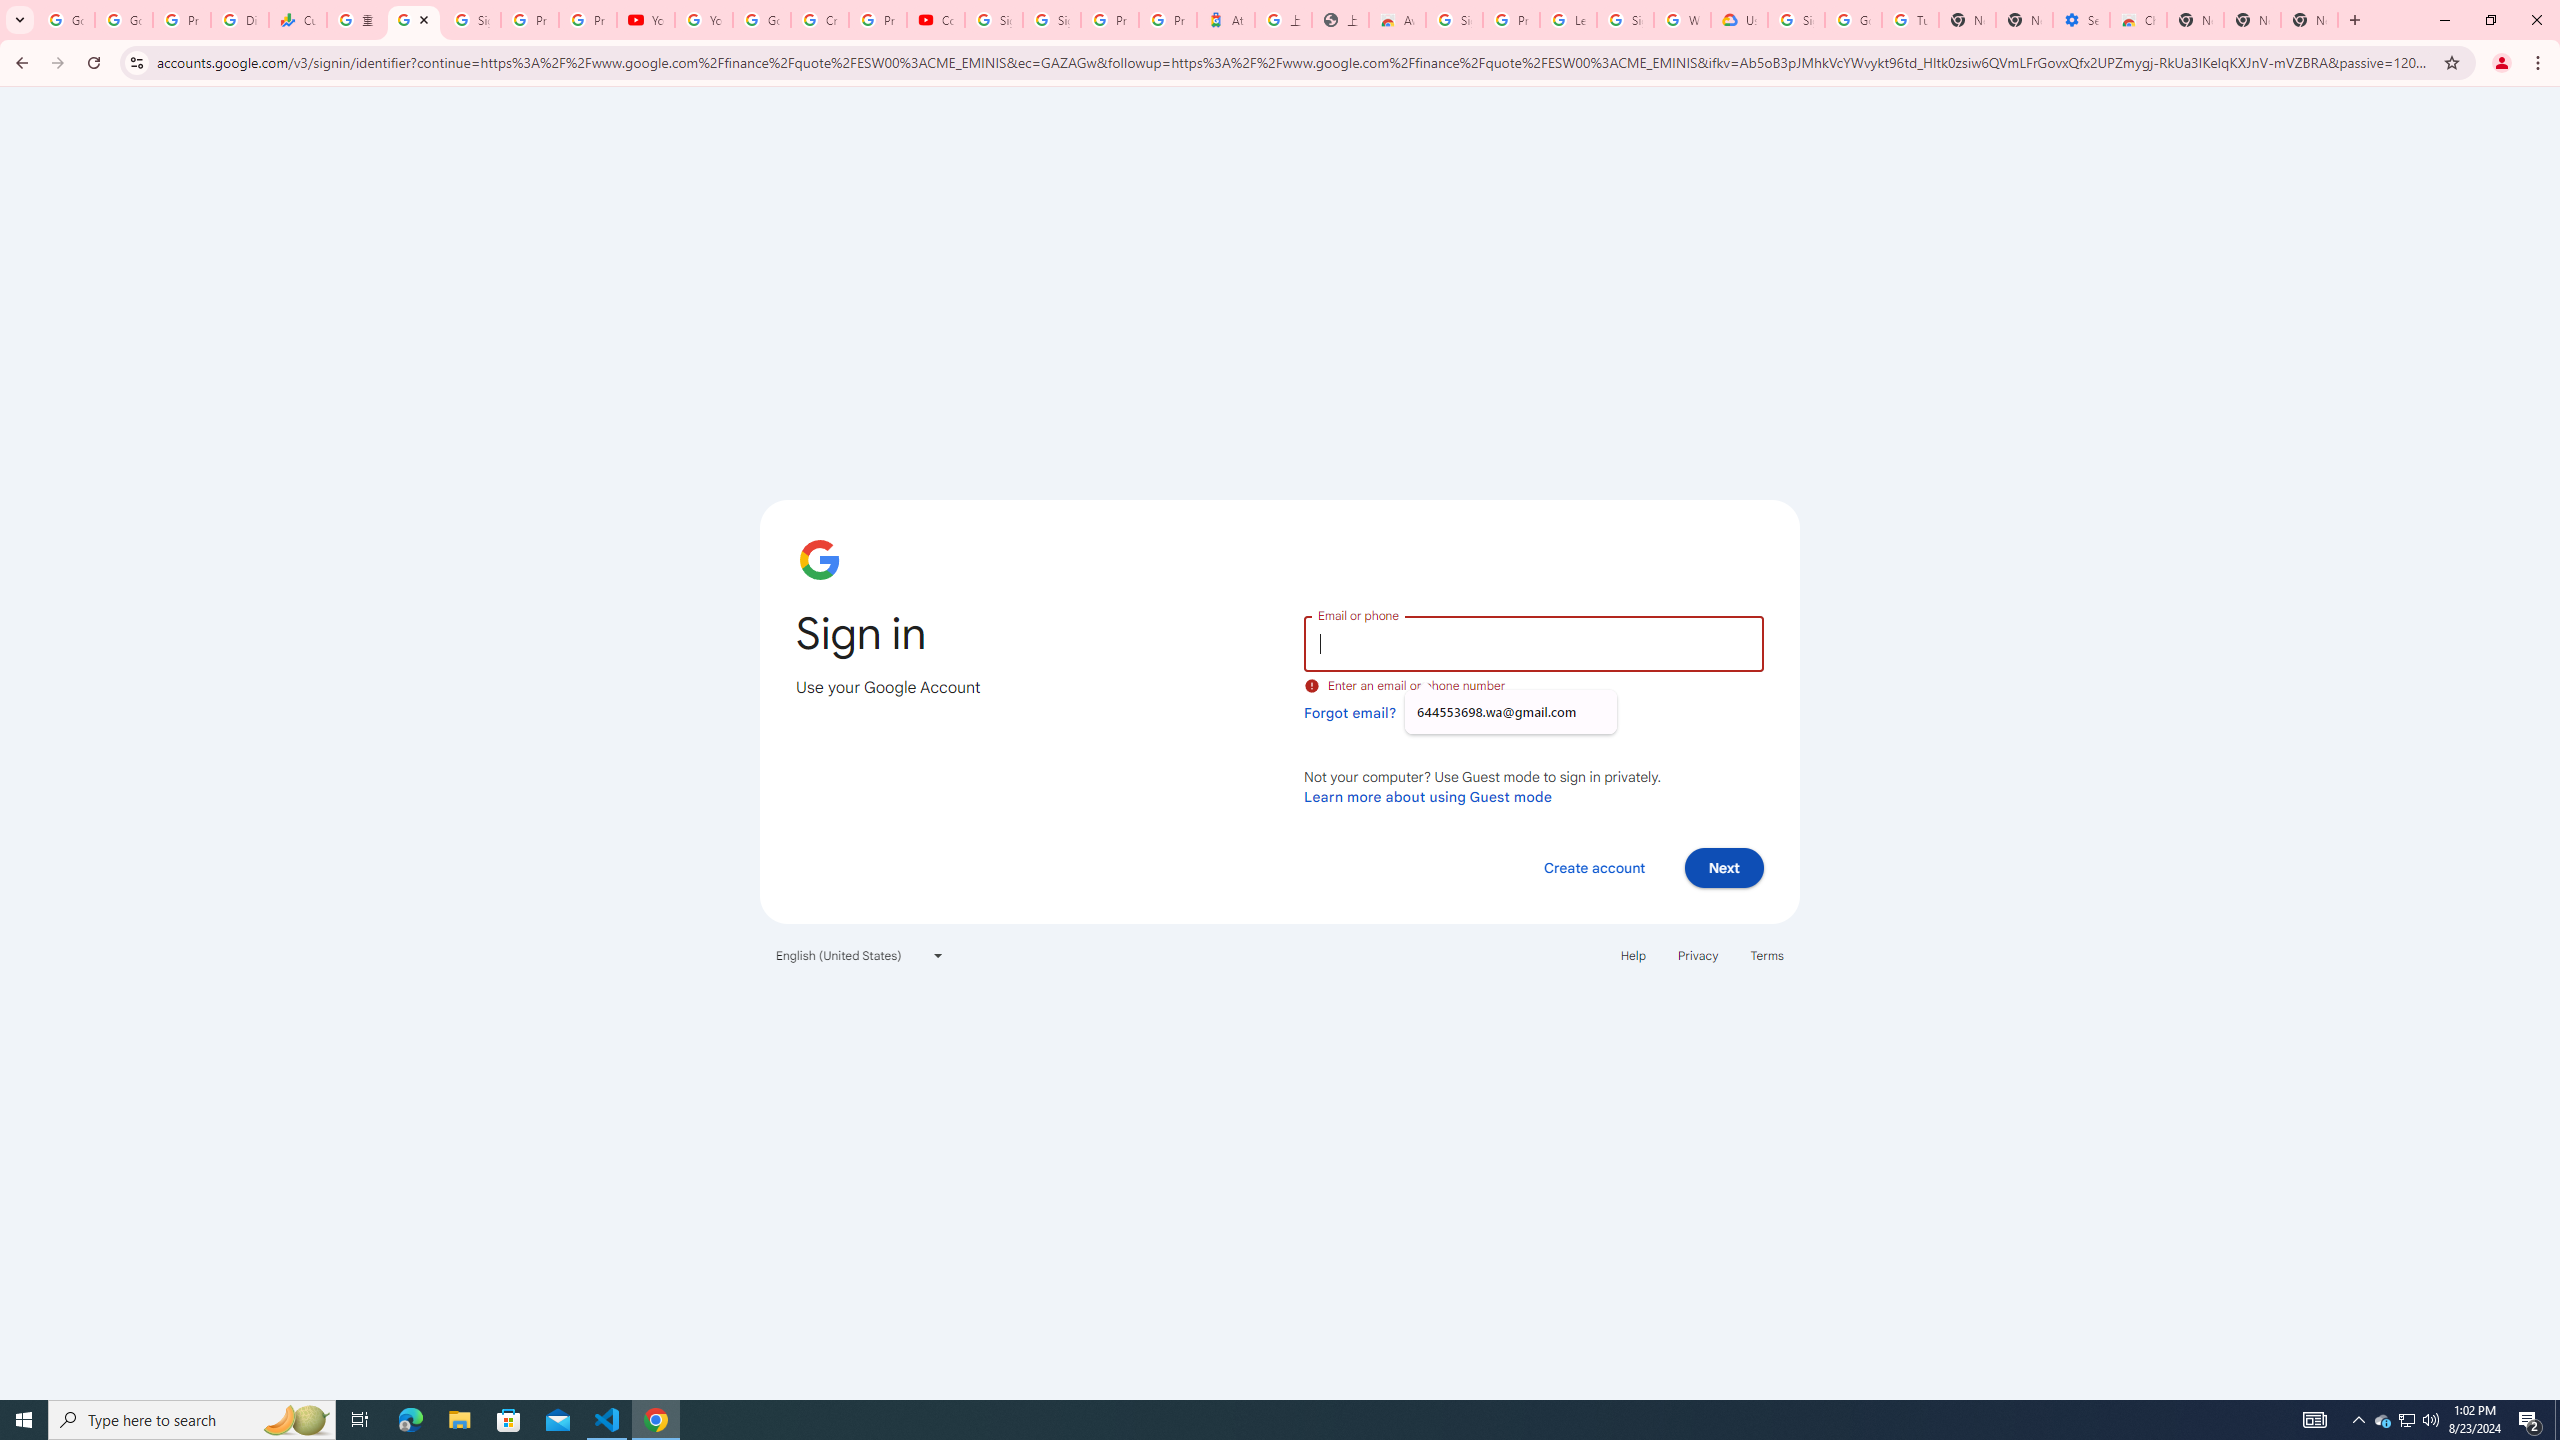 The height and width of the screenshot is (1440, 2560). I want to click on 'YouTube', so click(704, 19).